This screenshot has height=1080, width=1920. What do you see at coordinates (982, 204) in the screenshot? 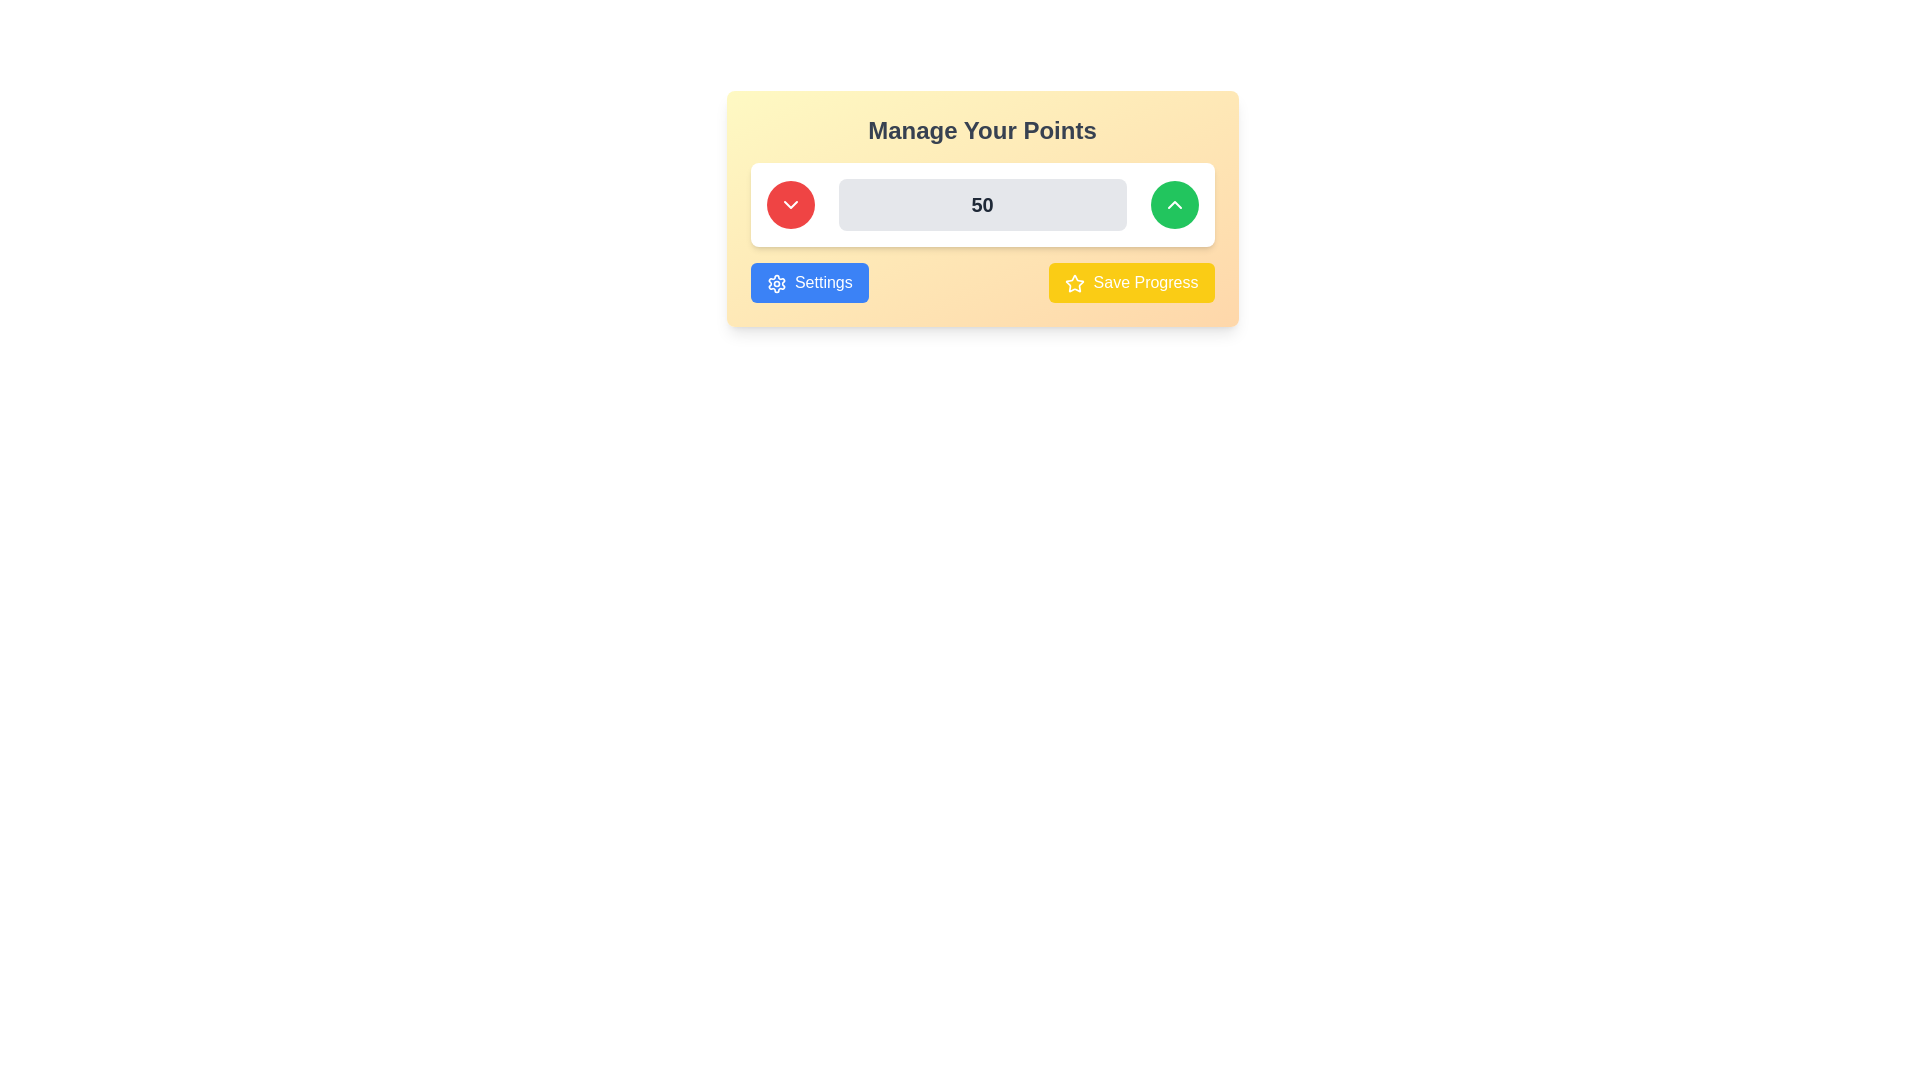
I see `the numeric display of the counter control` at bounding box center [982, 204].